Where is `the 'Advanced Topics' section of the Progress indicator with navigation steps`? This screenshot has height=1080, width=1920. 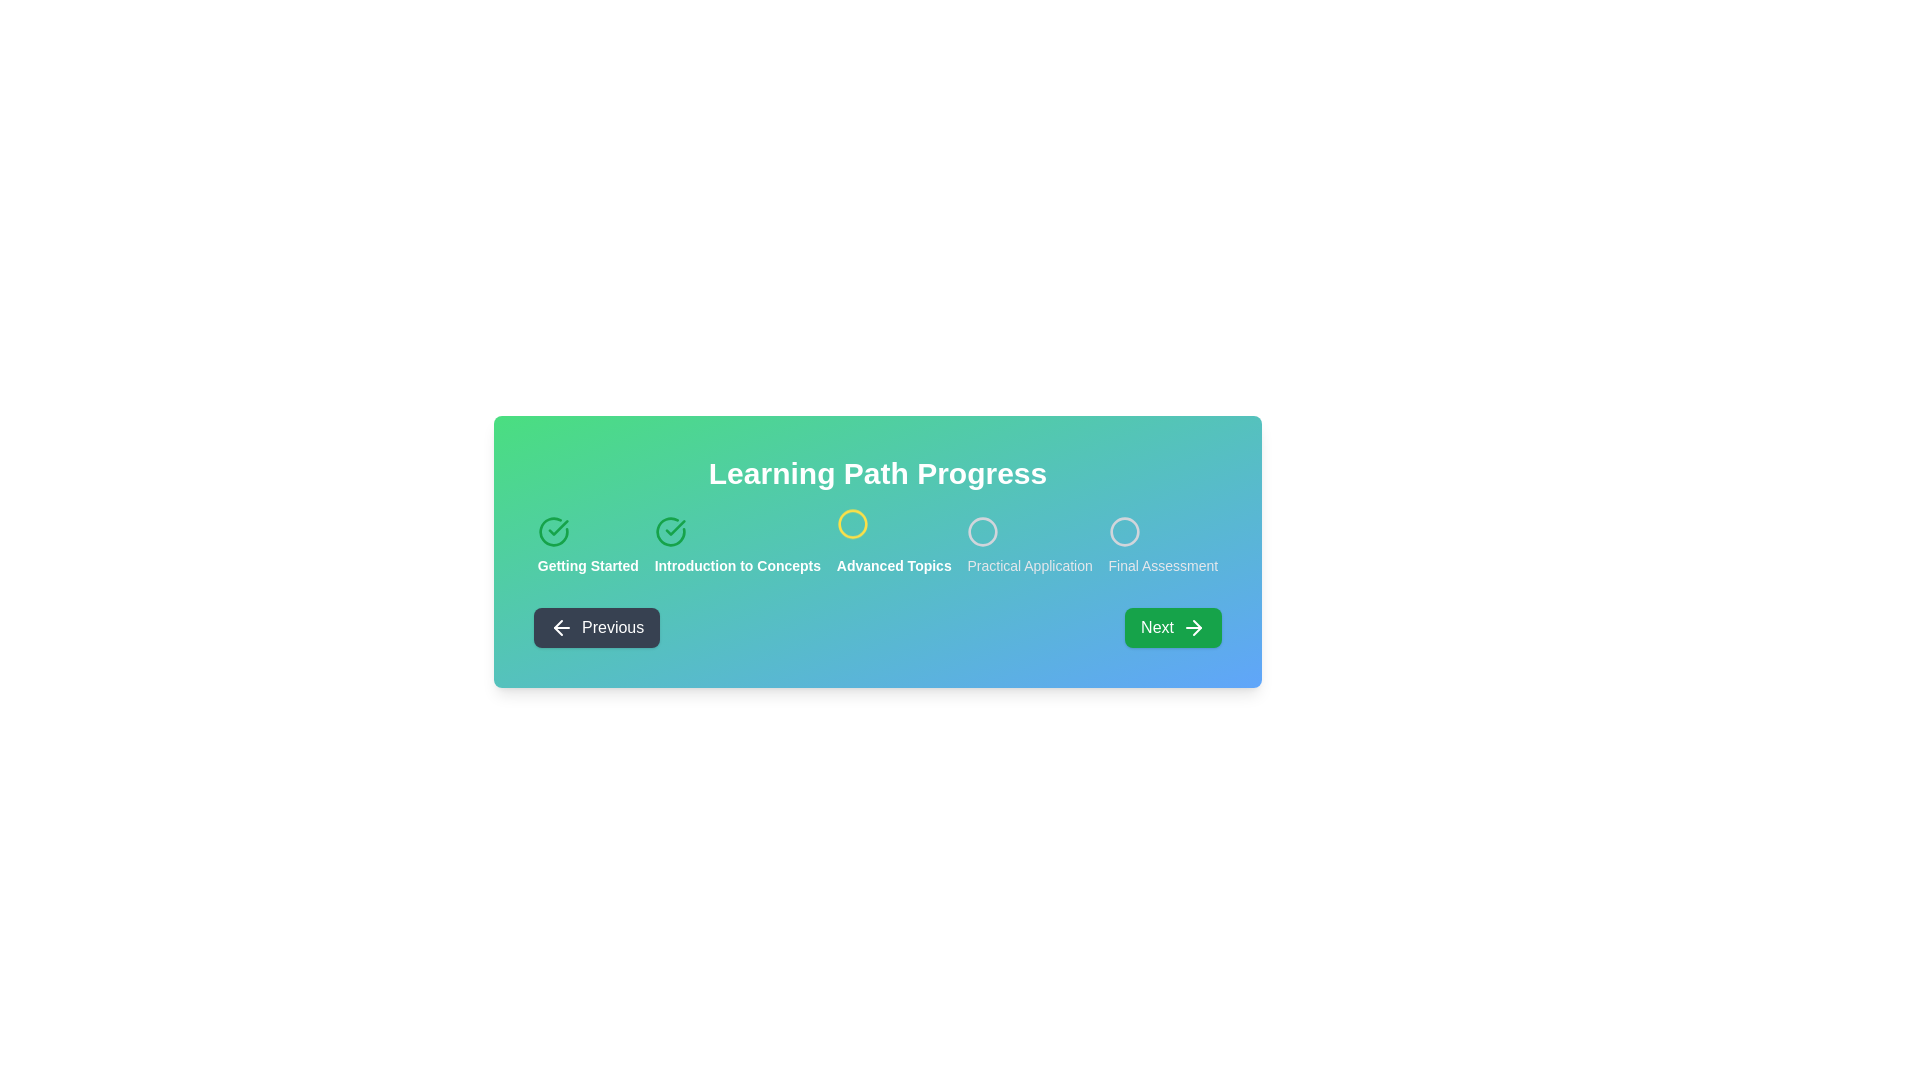 the 'Advanced Topics' section of the Progress indicator with navigation steps is located at coordinates (878, 546).